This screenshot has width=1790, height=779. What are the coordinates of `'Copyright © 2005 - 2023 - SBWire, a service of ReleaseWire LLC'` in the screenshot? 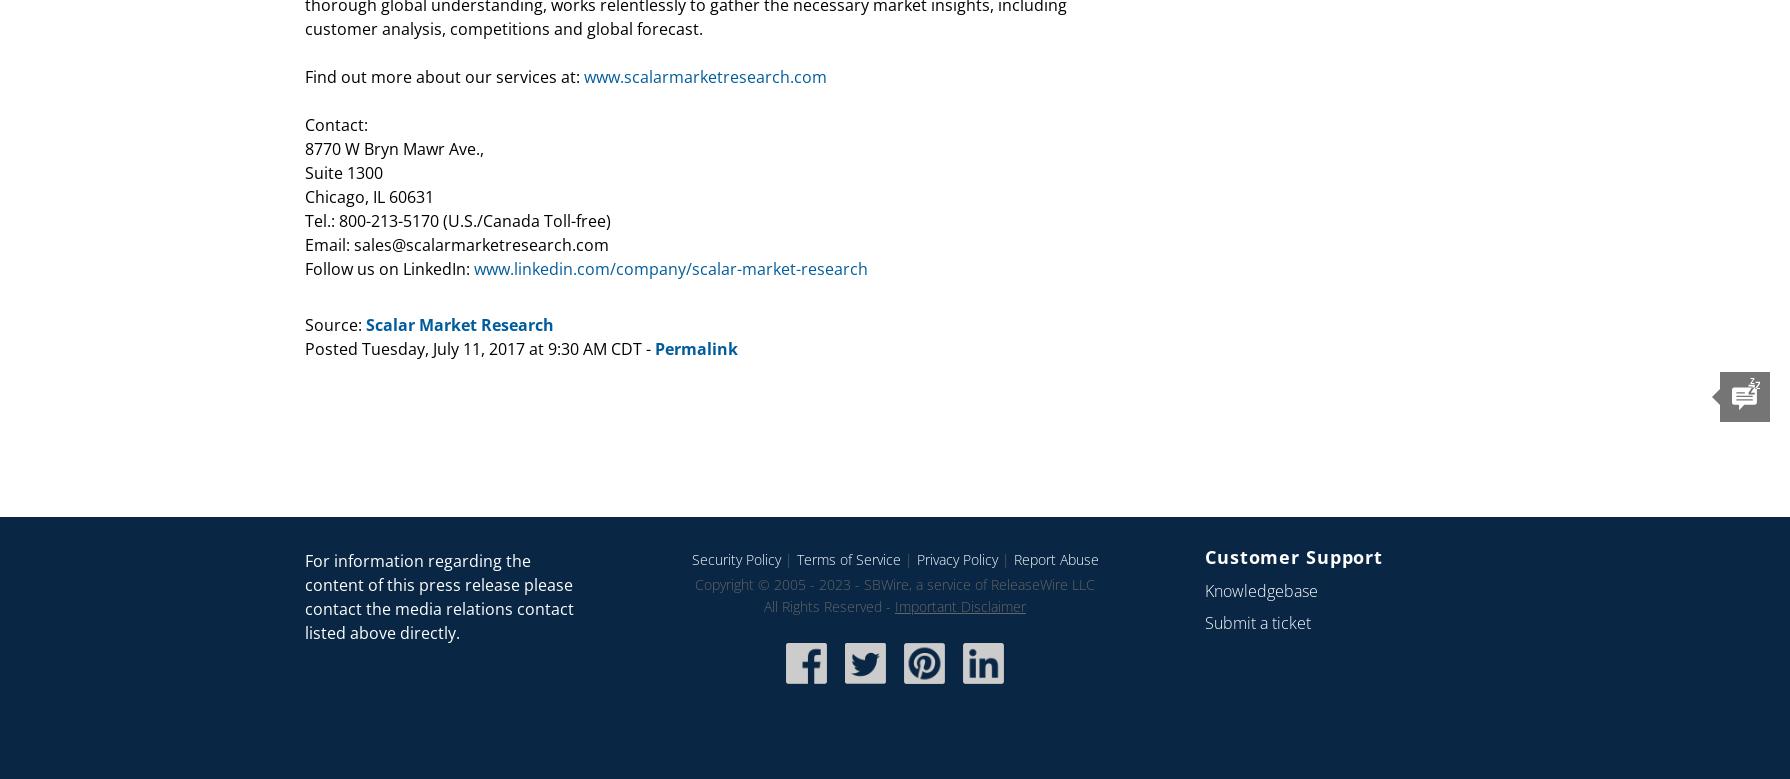 It's located at (895, 583).